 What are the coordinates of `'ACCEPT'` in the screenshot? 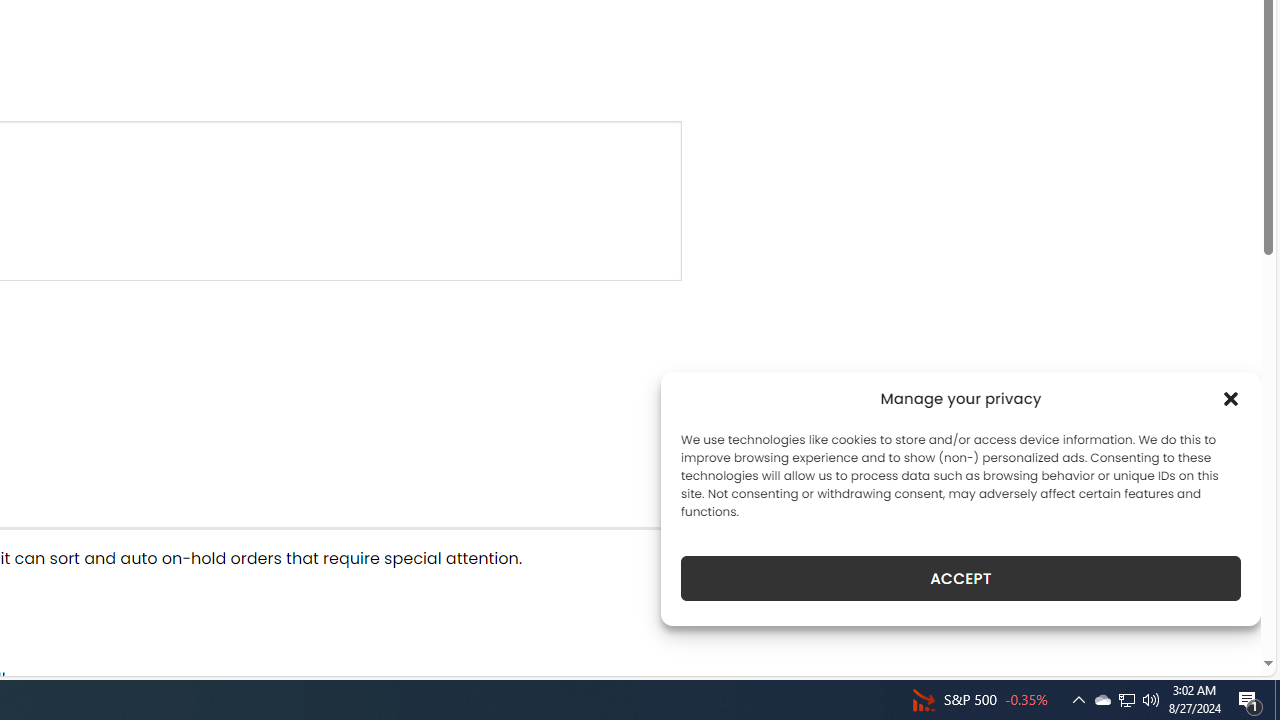 It's located at (961, 578).